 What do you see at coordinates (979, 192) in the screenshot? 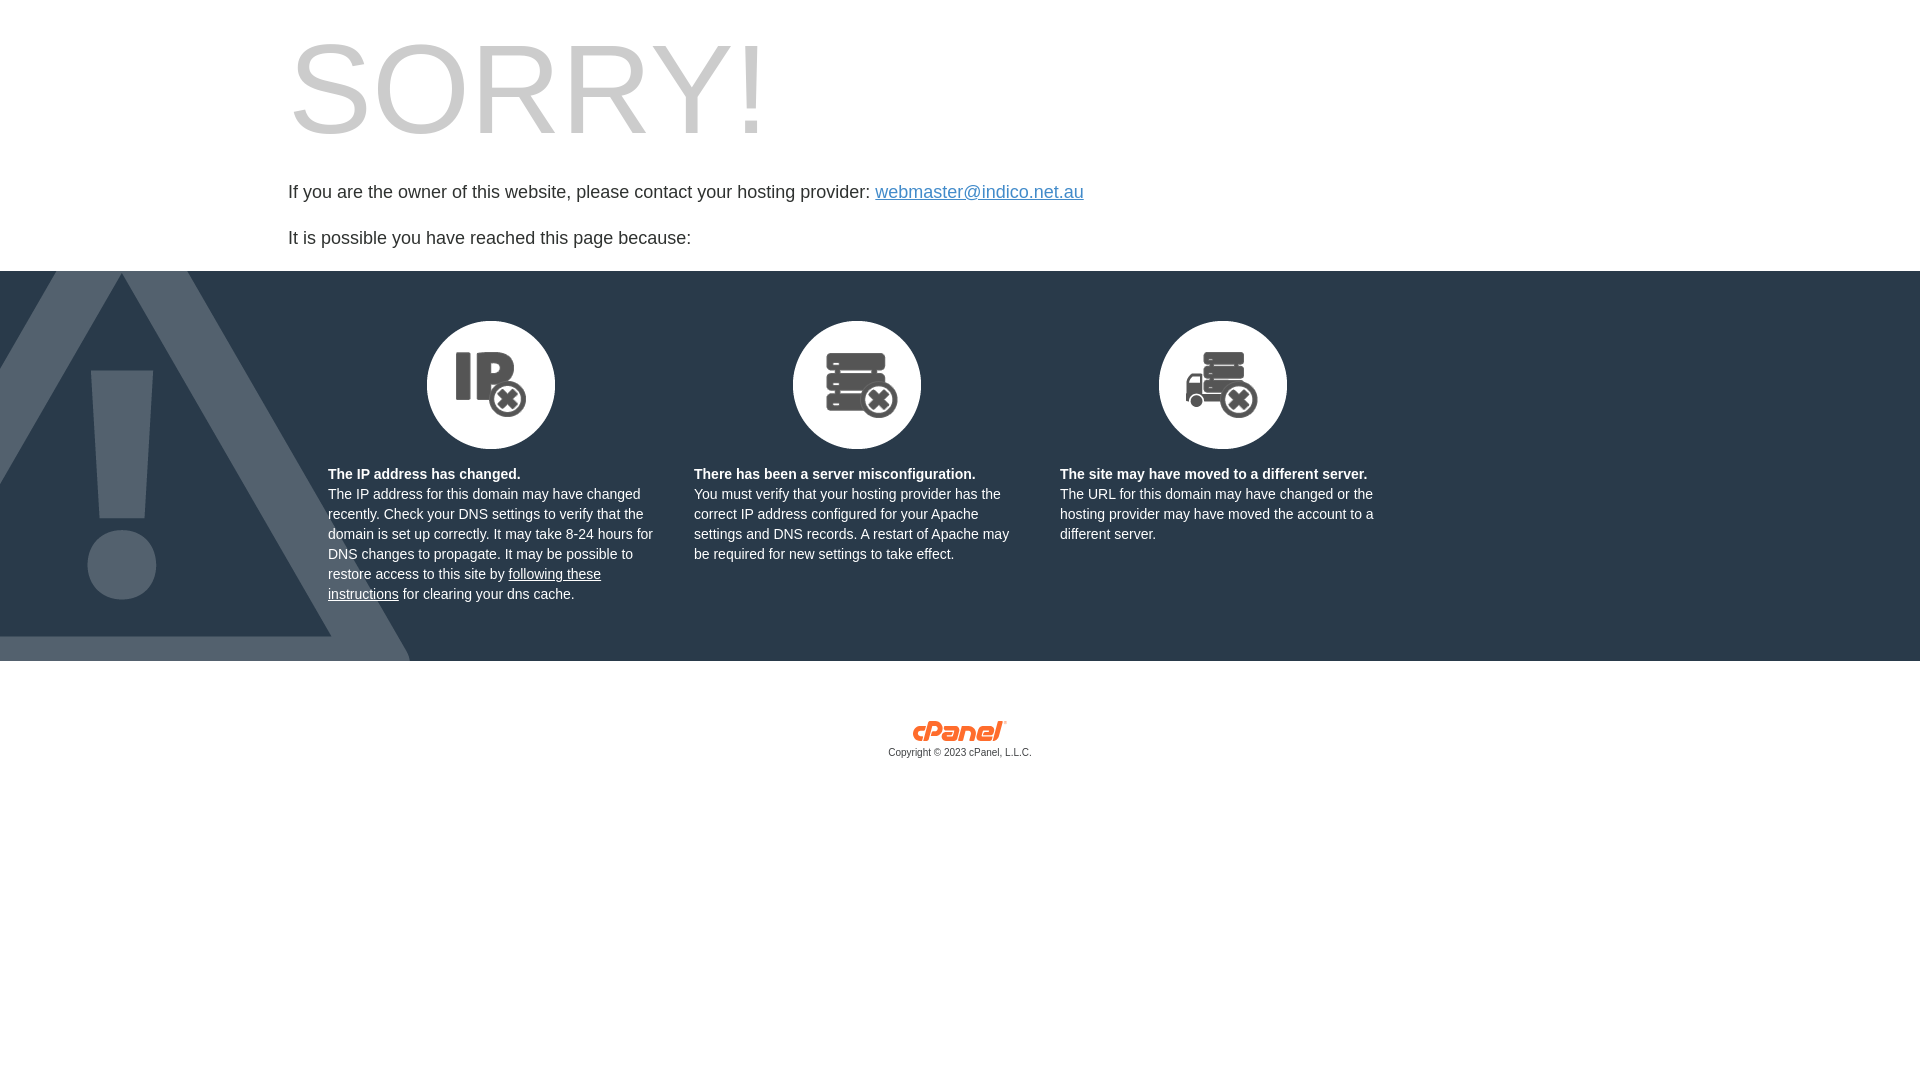
I see `'webmaster@indico.net.au'` at bounding box center [979, 192].